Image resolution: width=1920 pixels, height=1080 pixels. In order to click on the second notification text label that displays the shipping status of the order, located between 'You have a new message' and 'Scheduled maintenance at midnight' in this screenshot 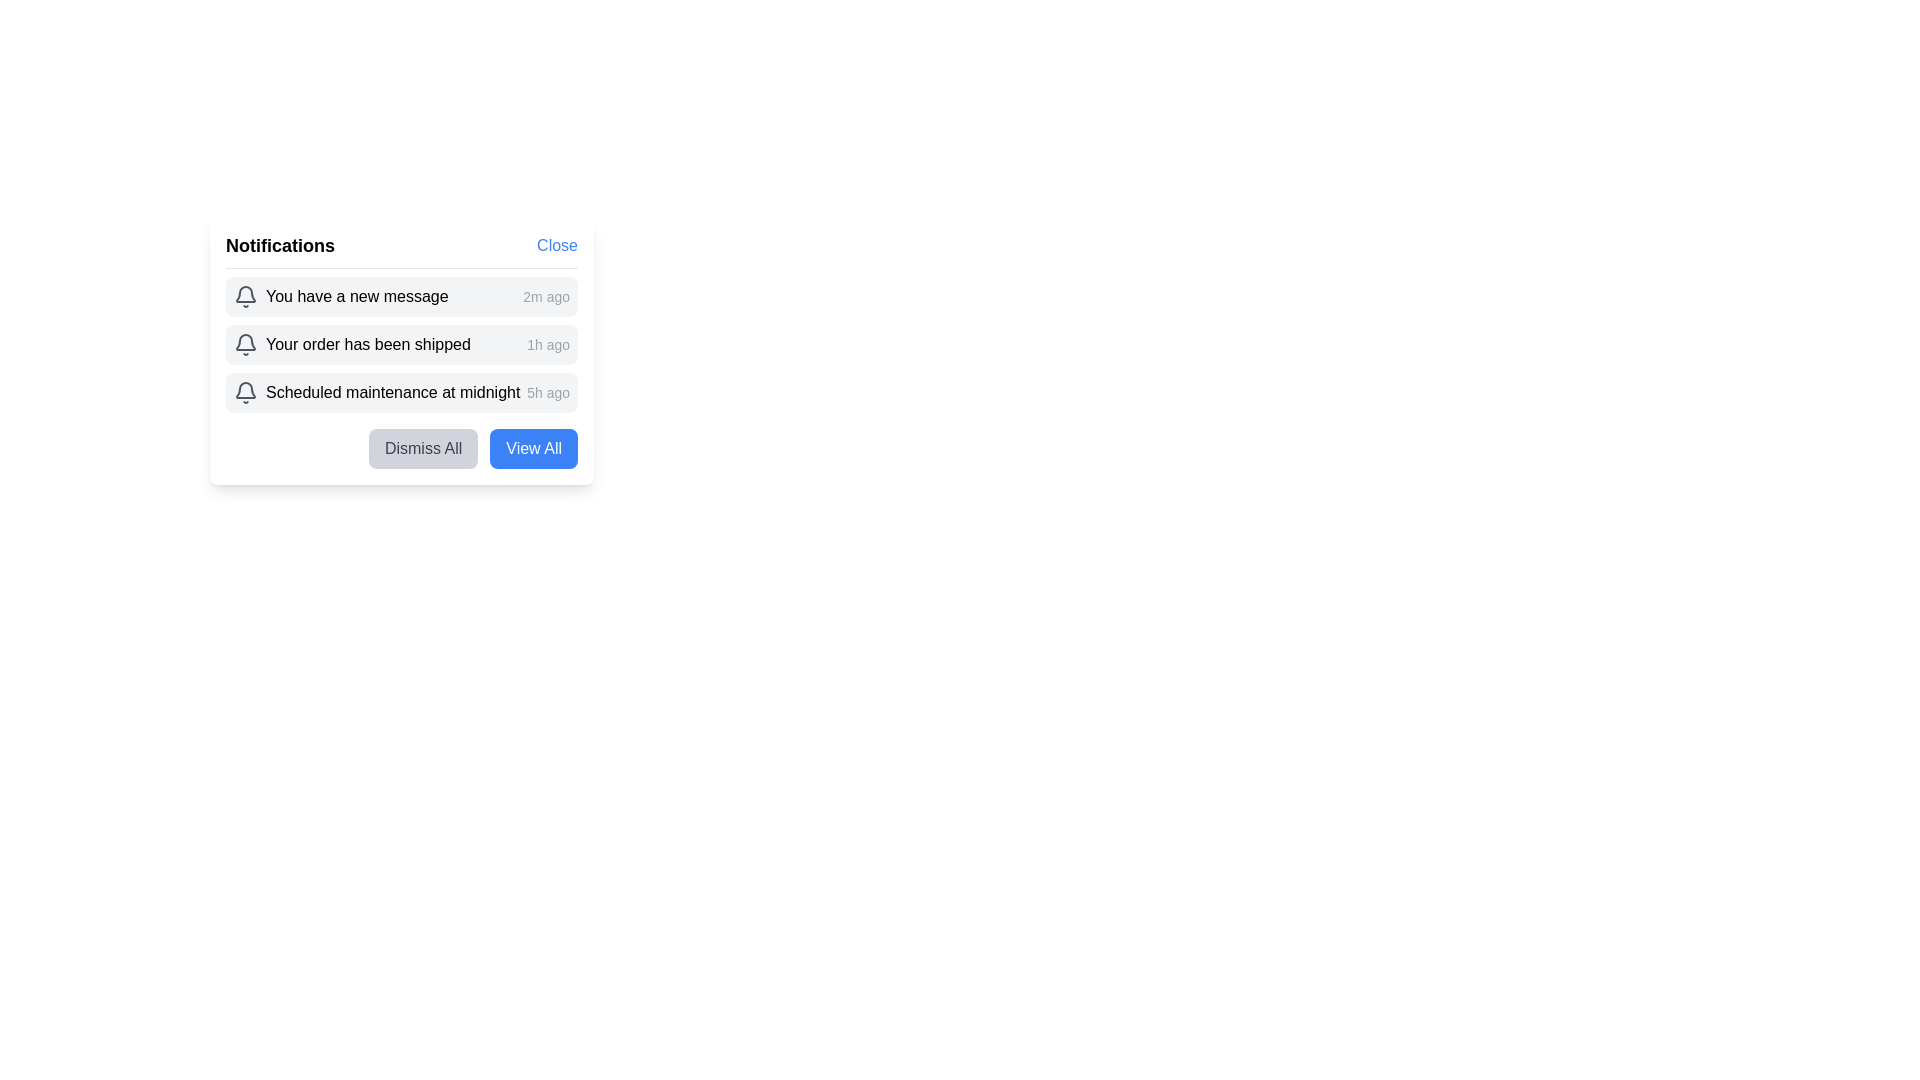, I will do `click(352, 343)`.